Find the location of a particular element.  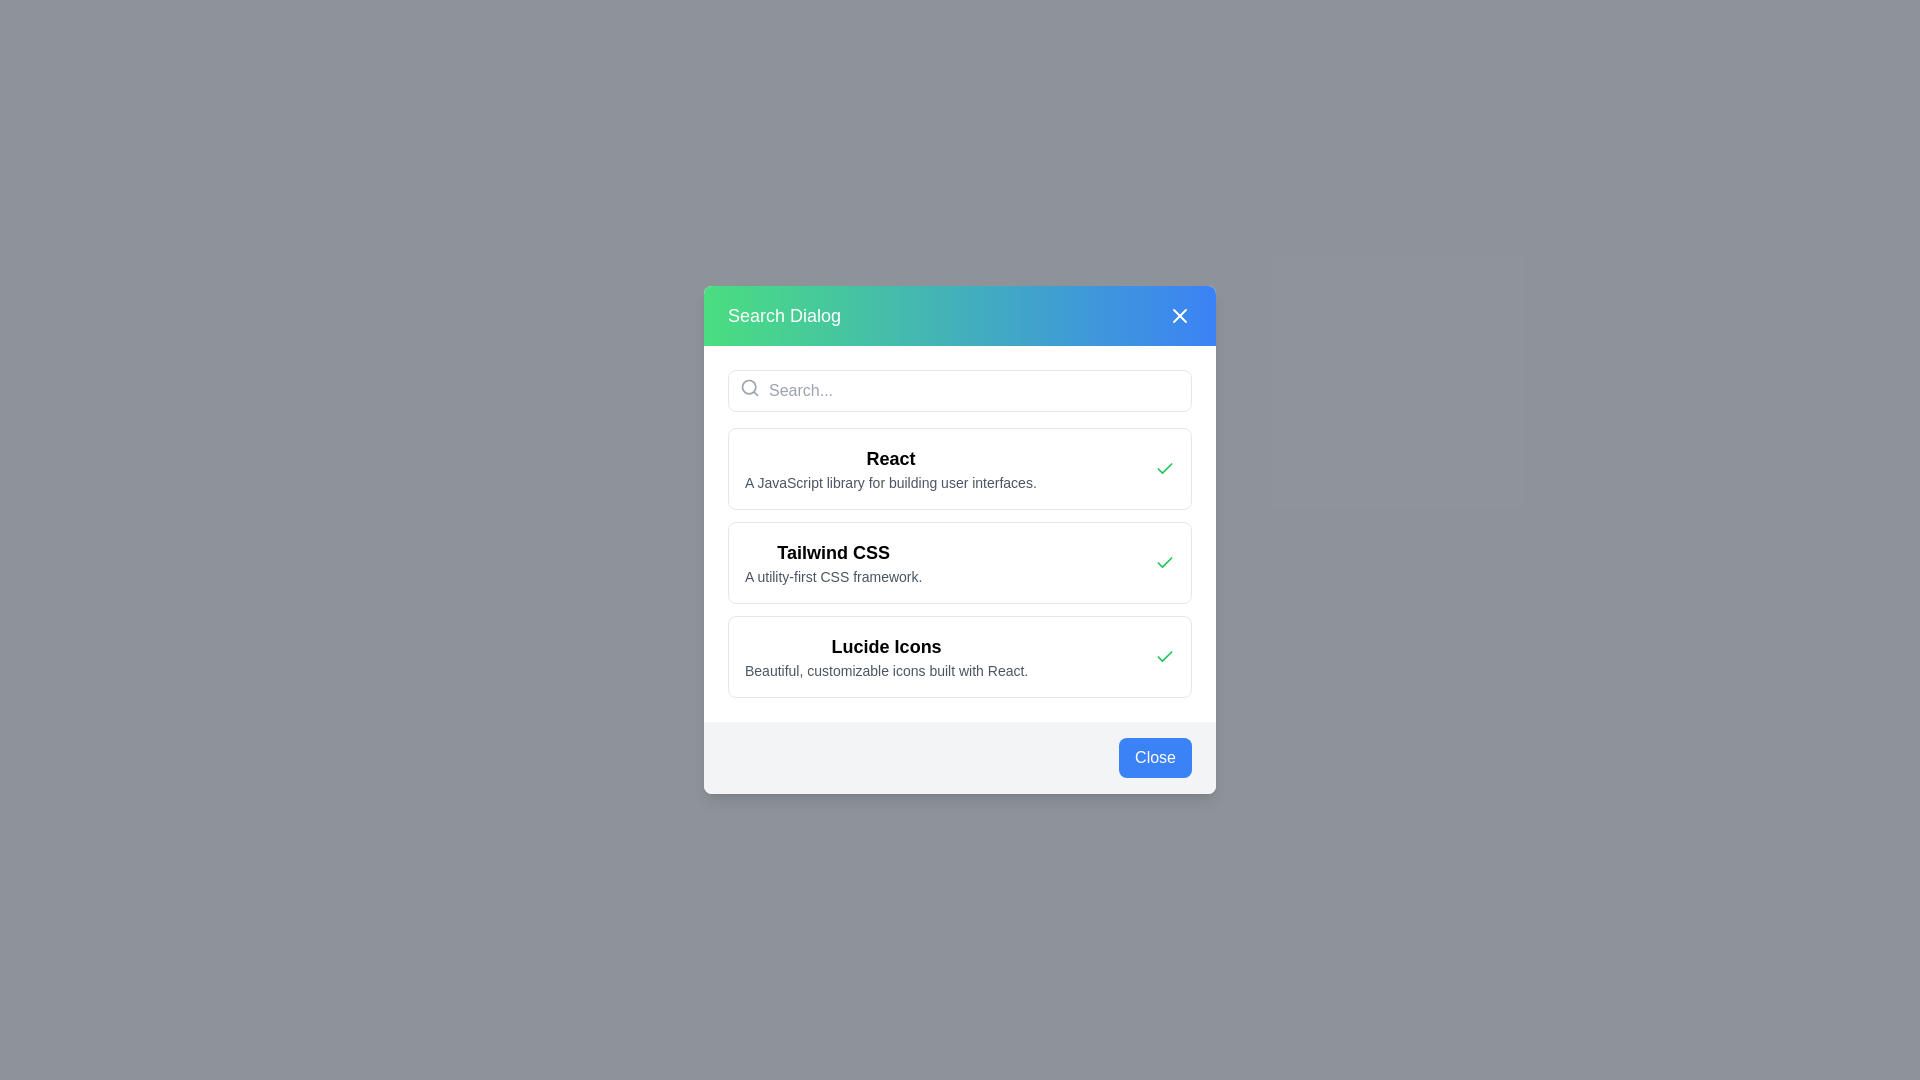

the 'Search Dialog' text label, which is bold and larger, located in the top bar with a gradient background is located at coordinates (783, 315).